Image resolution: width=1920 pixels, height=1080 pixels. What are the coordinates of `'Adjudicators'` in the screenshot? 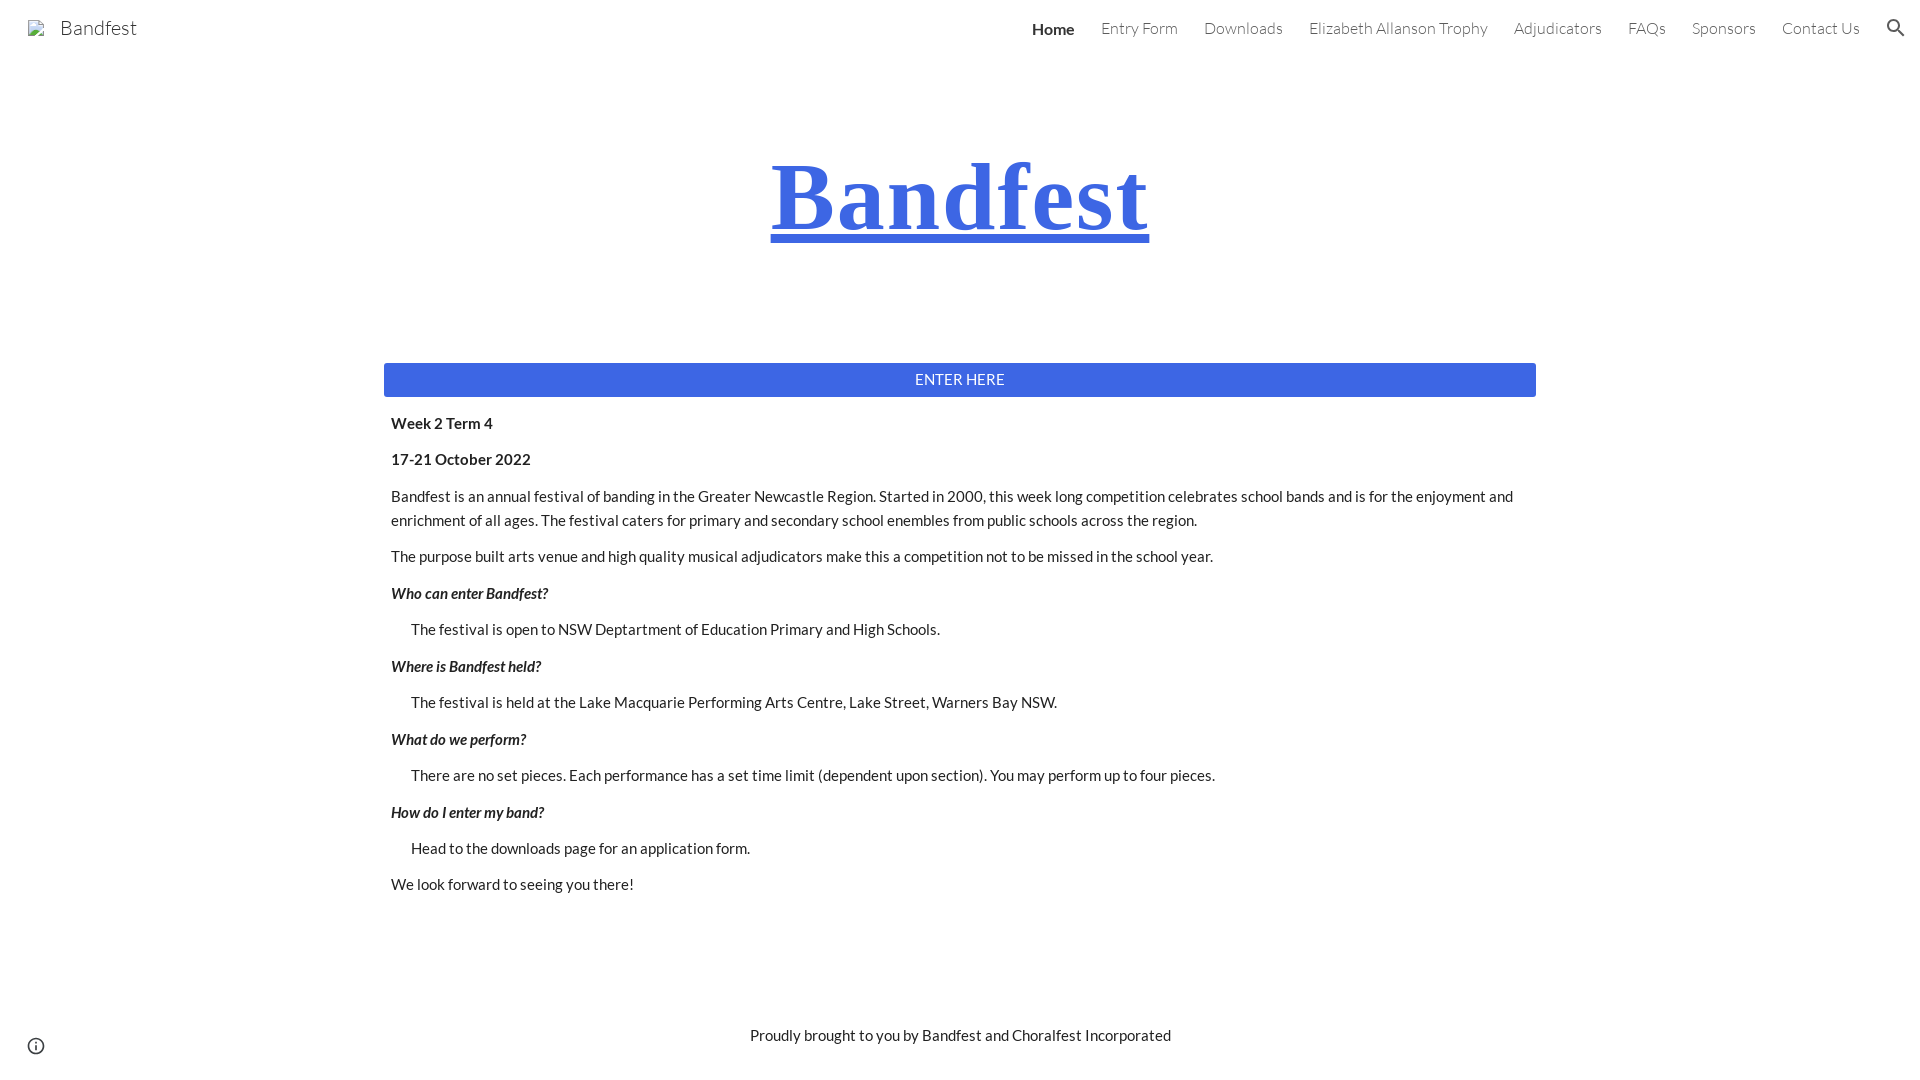 It's located at (1513, 27).